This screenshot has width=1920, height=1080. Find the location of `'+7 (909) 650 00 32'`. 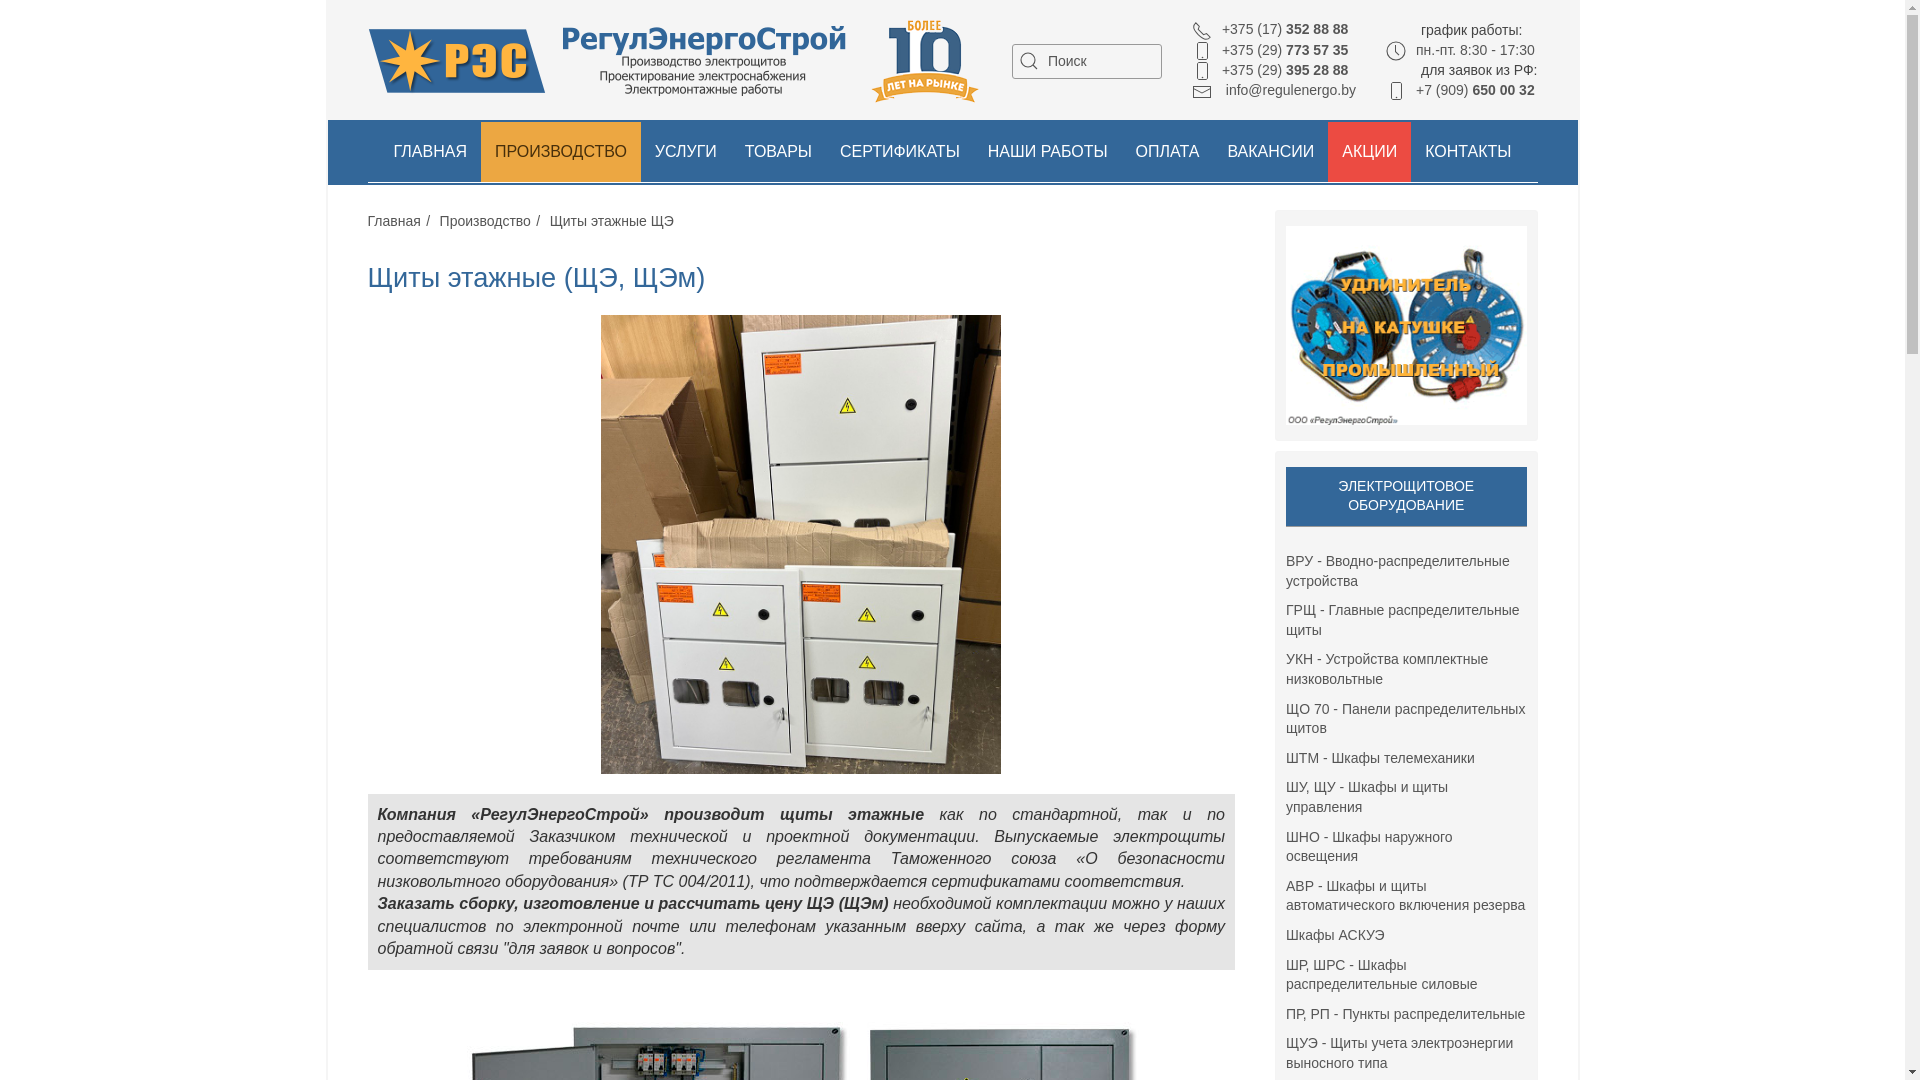

'+7 (909) 650 00 32' is located at coordinates (1460, 88).